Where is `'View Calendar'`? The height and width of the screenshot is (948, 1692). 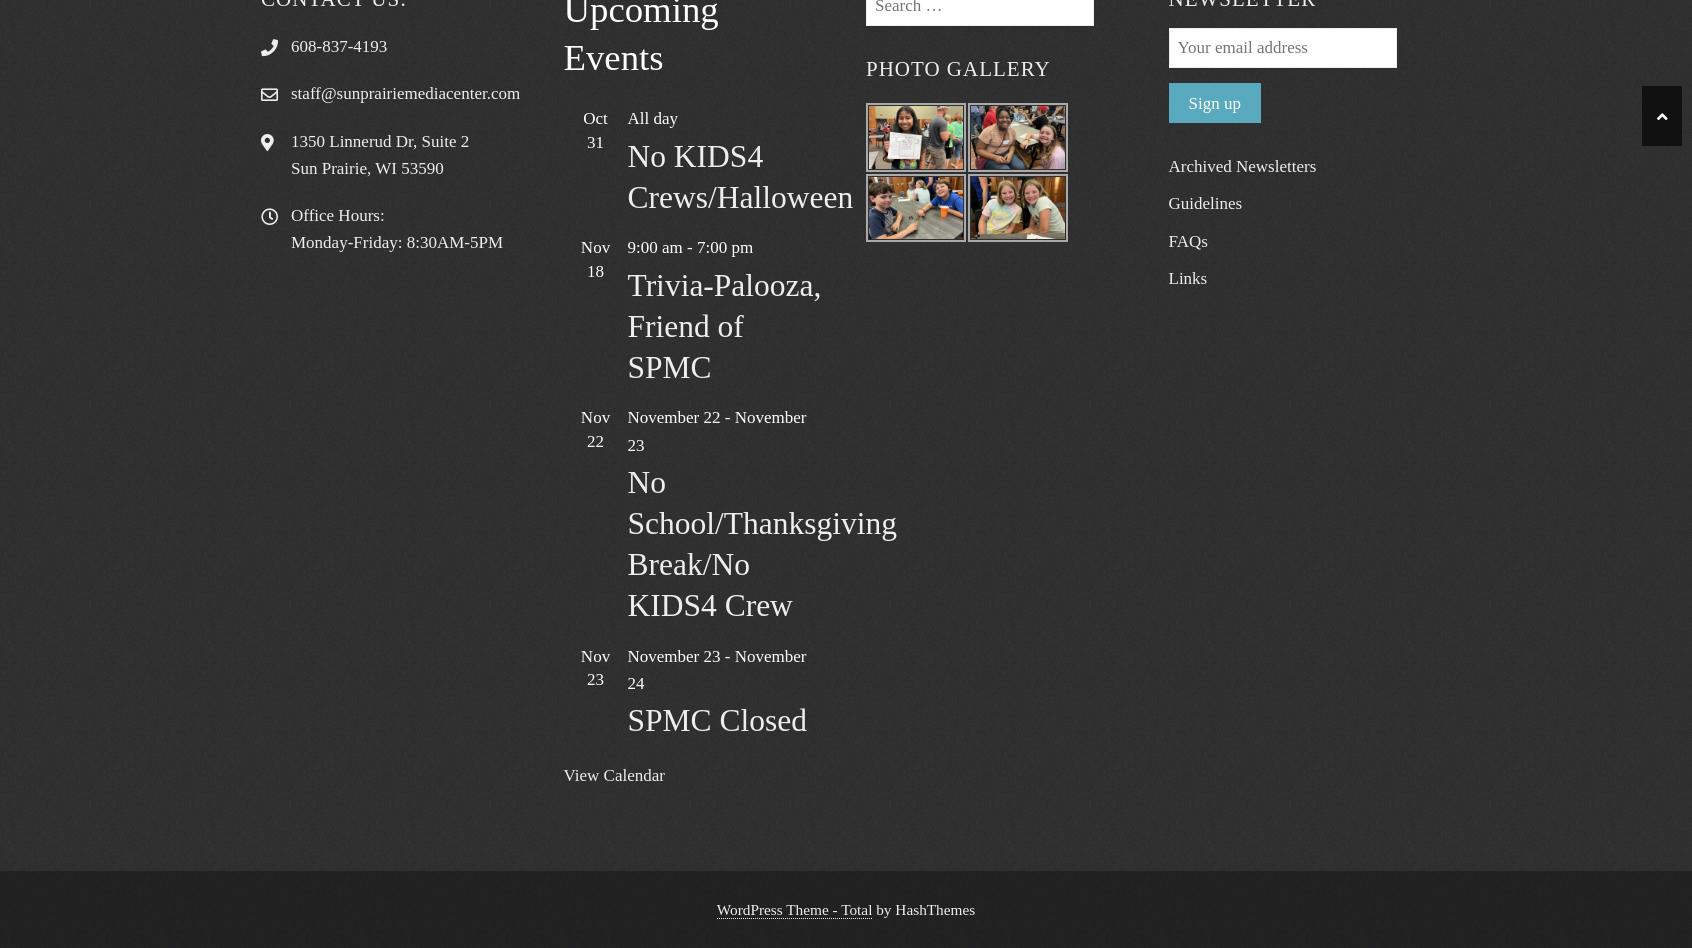 'View Calendar' is located at coordinates (612, 774).